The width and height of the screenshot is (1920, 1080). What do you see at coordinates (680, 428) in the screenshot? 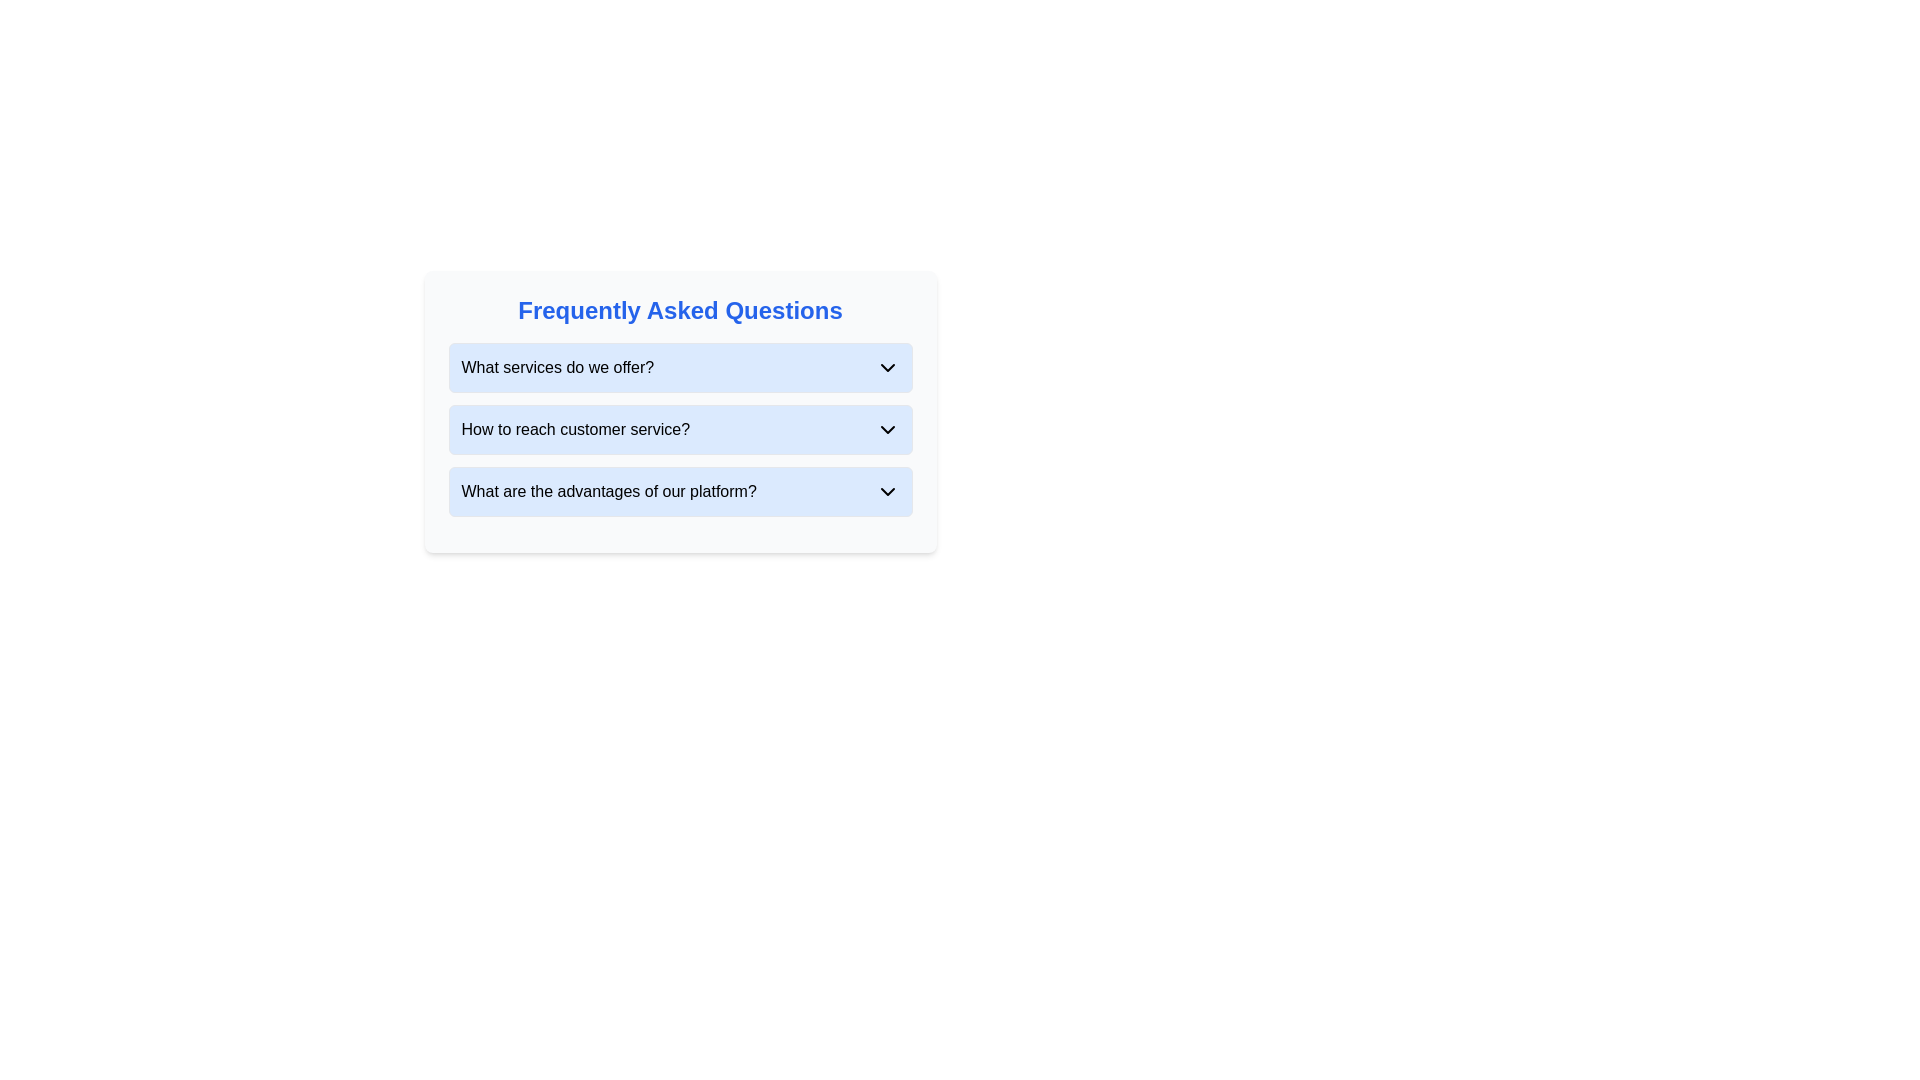
I see `the collapsible list item labeled 'How to reach customer service?'` at bounding box center [680, 428].